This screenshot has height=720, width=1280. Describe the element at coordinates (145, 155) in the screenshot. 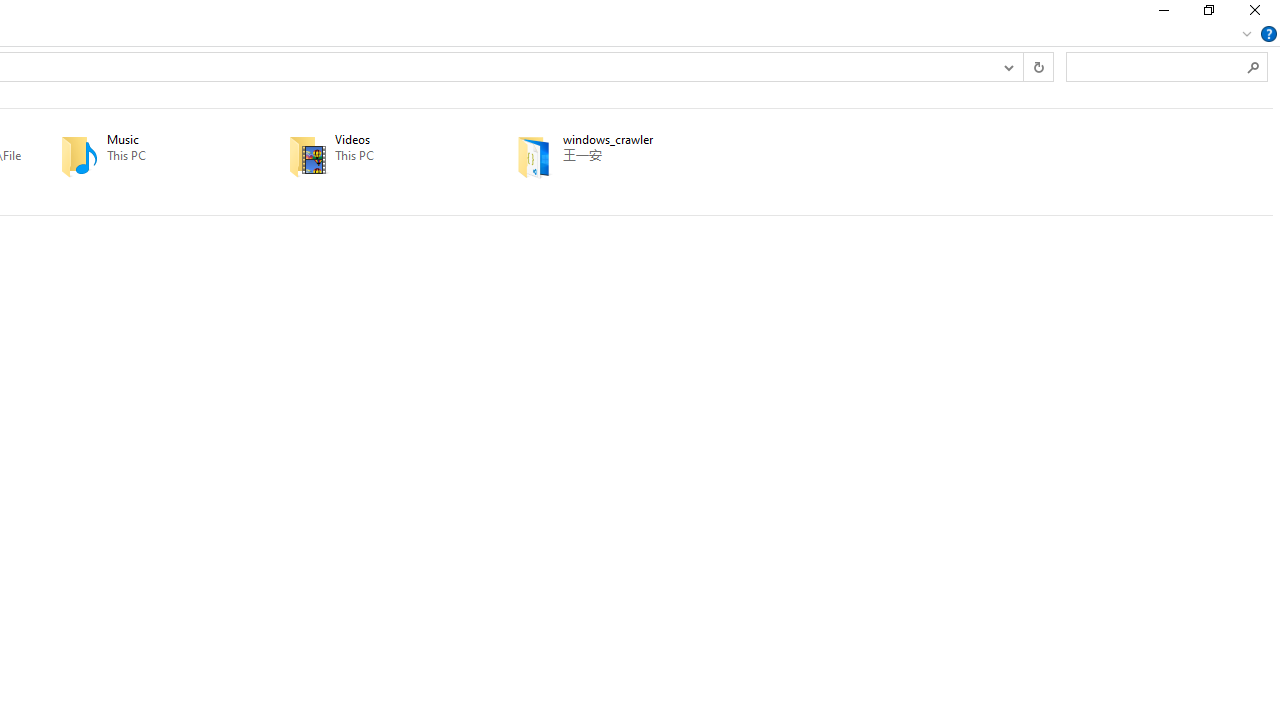

I see `'Music'` at that location.